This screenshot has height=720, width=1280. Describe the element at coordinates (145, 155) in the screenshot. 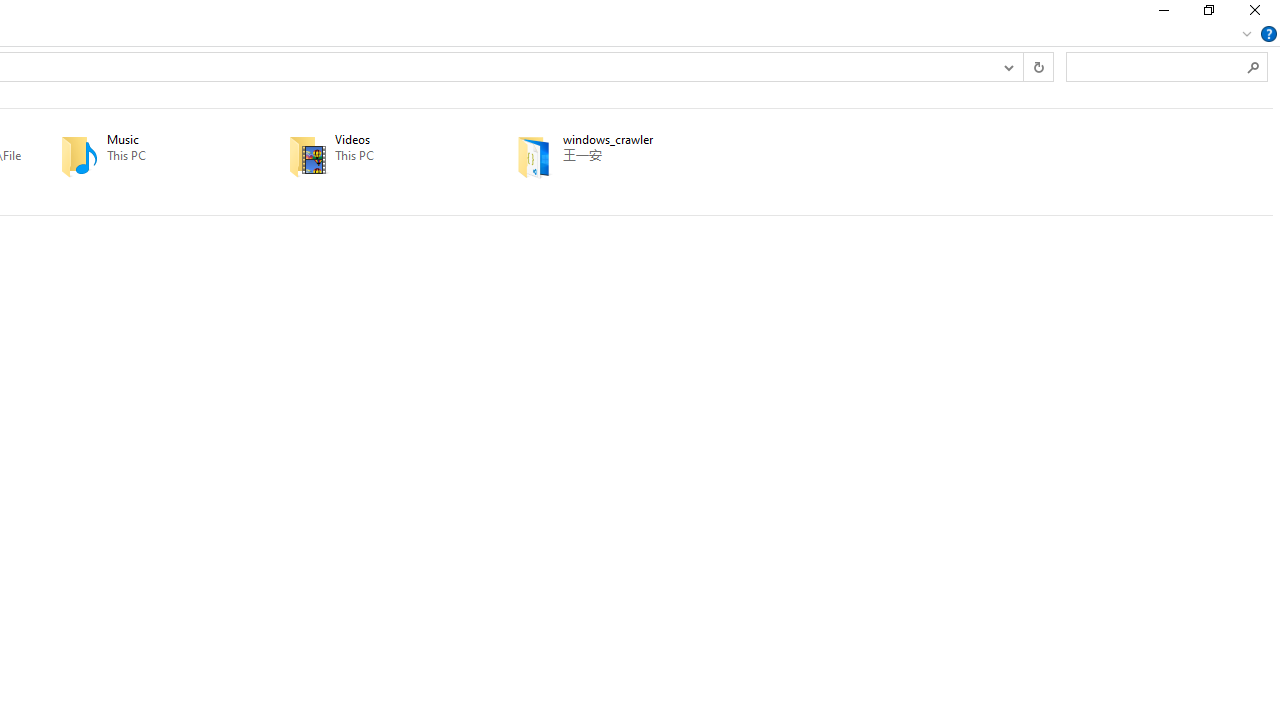

I see `'Music'` at that location.